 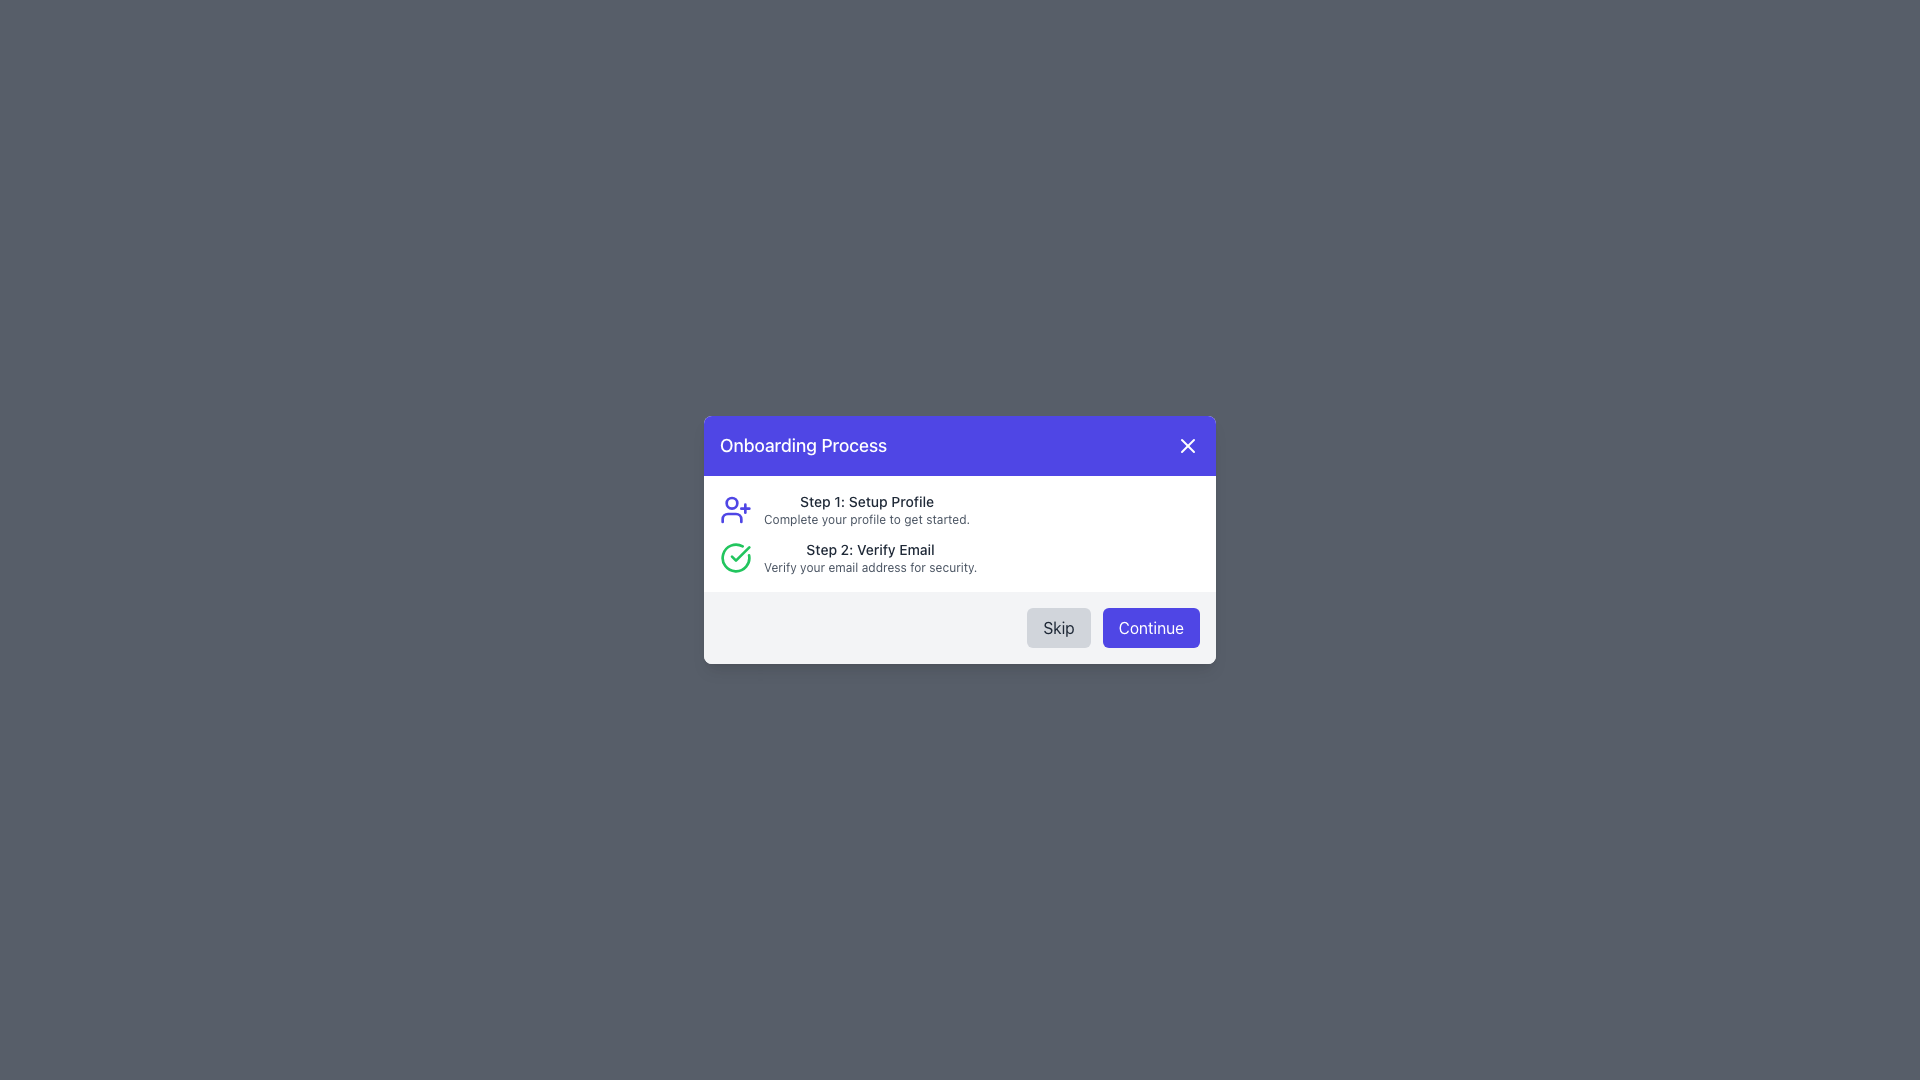 What do you see at coordinates (960, 532) in the screenshot?
I see `the Informative Section that guides the user through the two-step onboarding process, located below the title 'Onboarding Process'` at bounding box center [960, 532].